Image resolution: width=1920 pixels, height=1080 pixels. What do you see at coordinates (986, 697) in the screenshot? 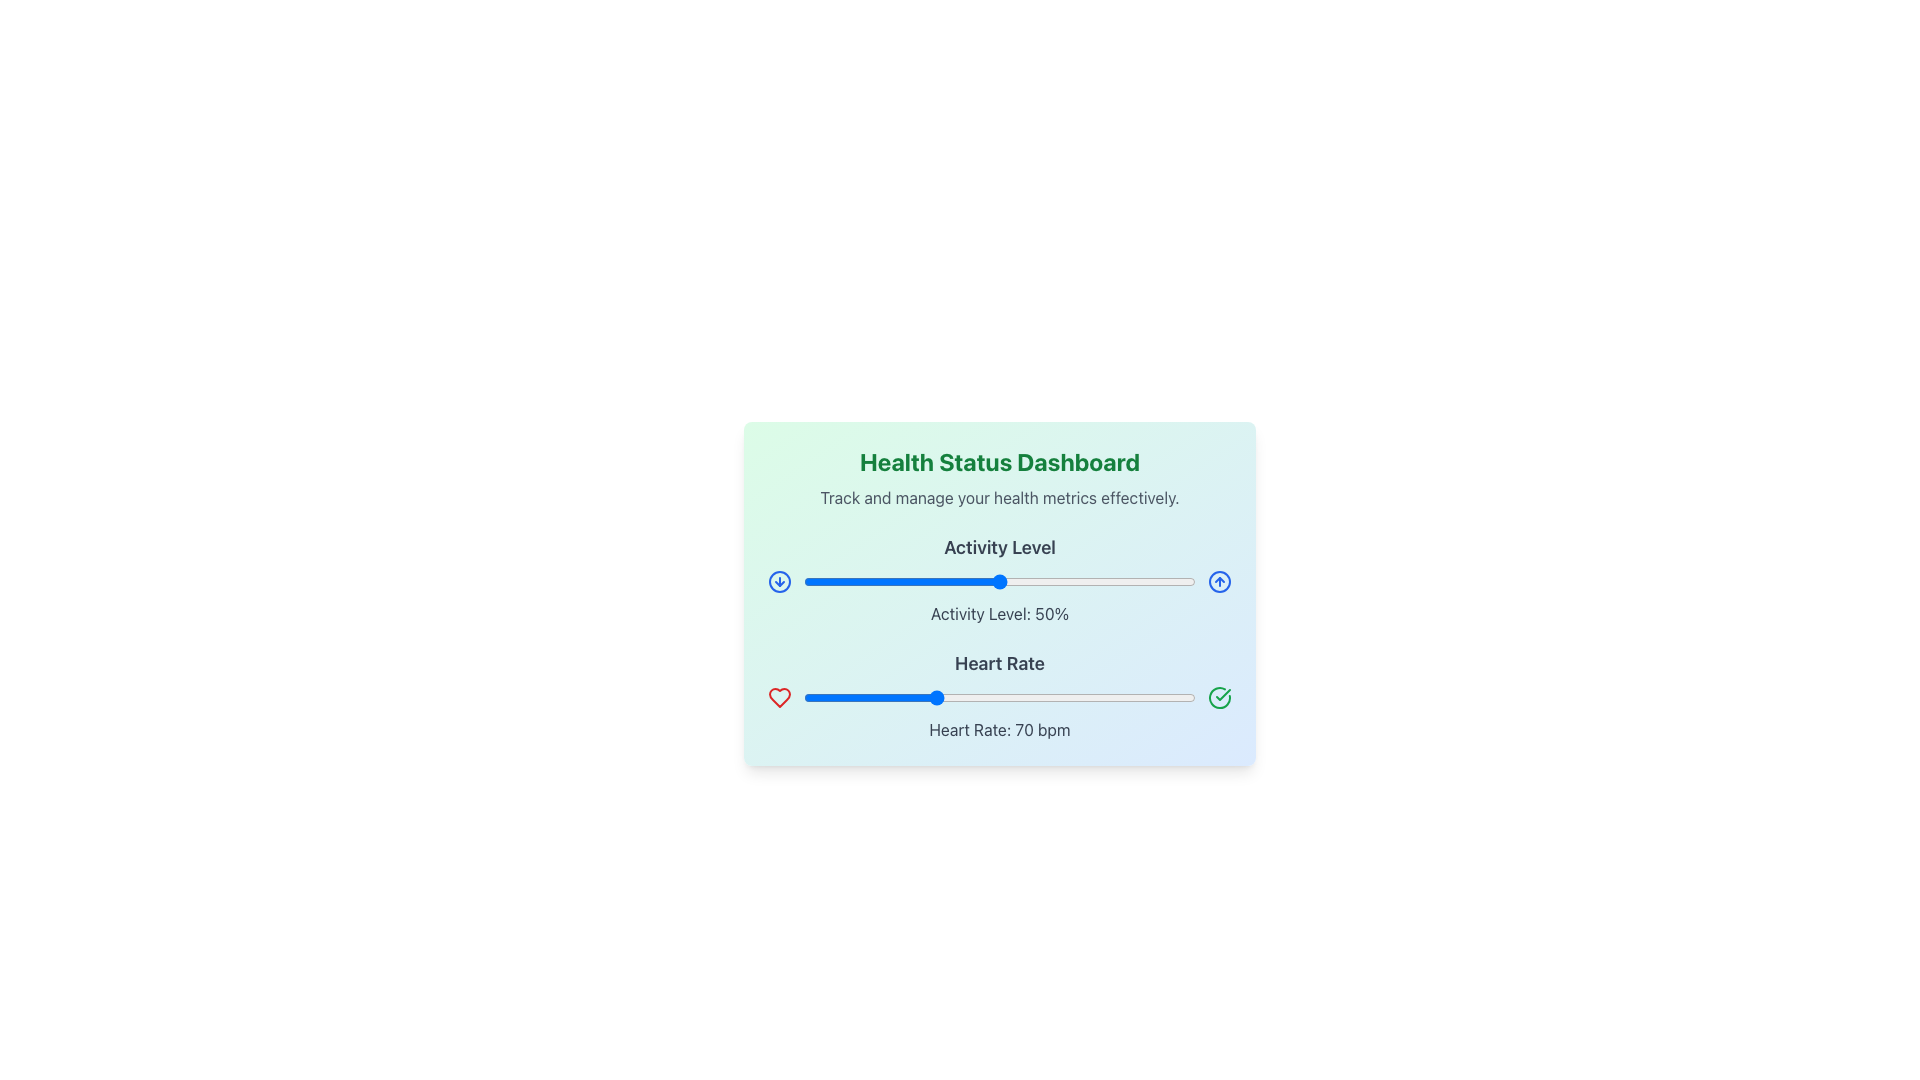
I see `heart rate` at bounding box center [986, 697].